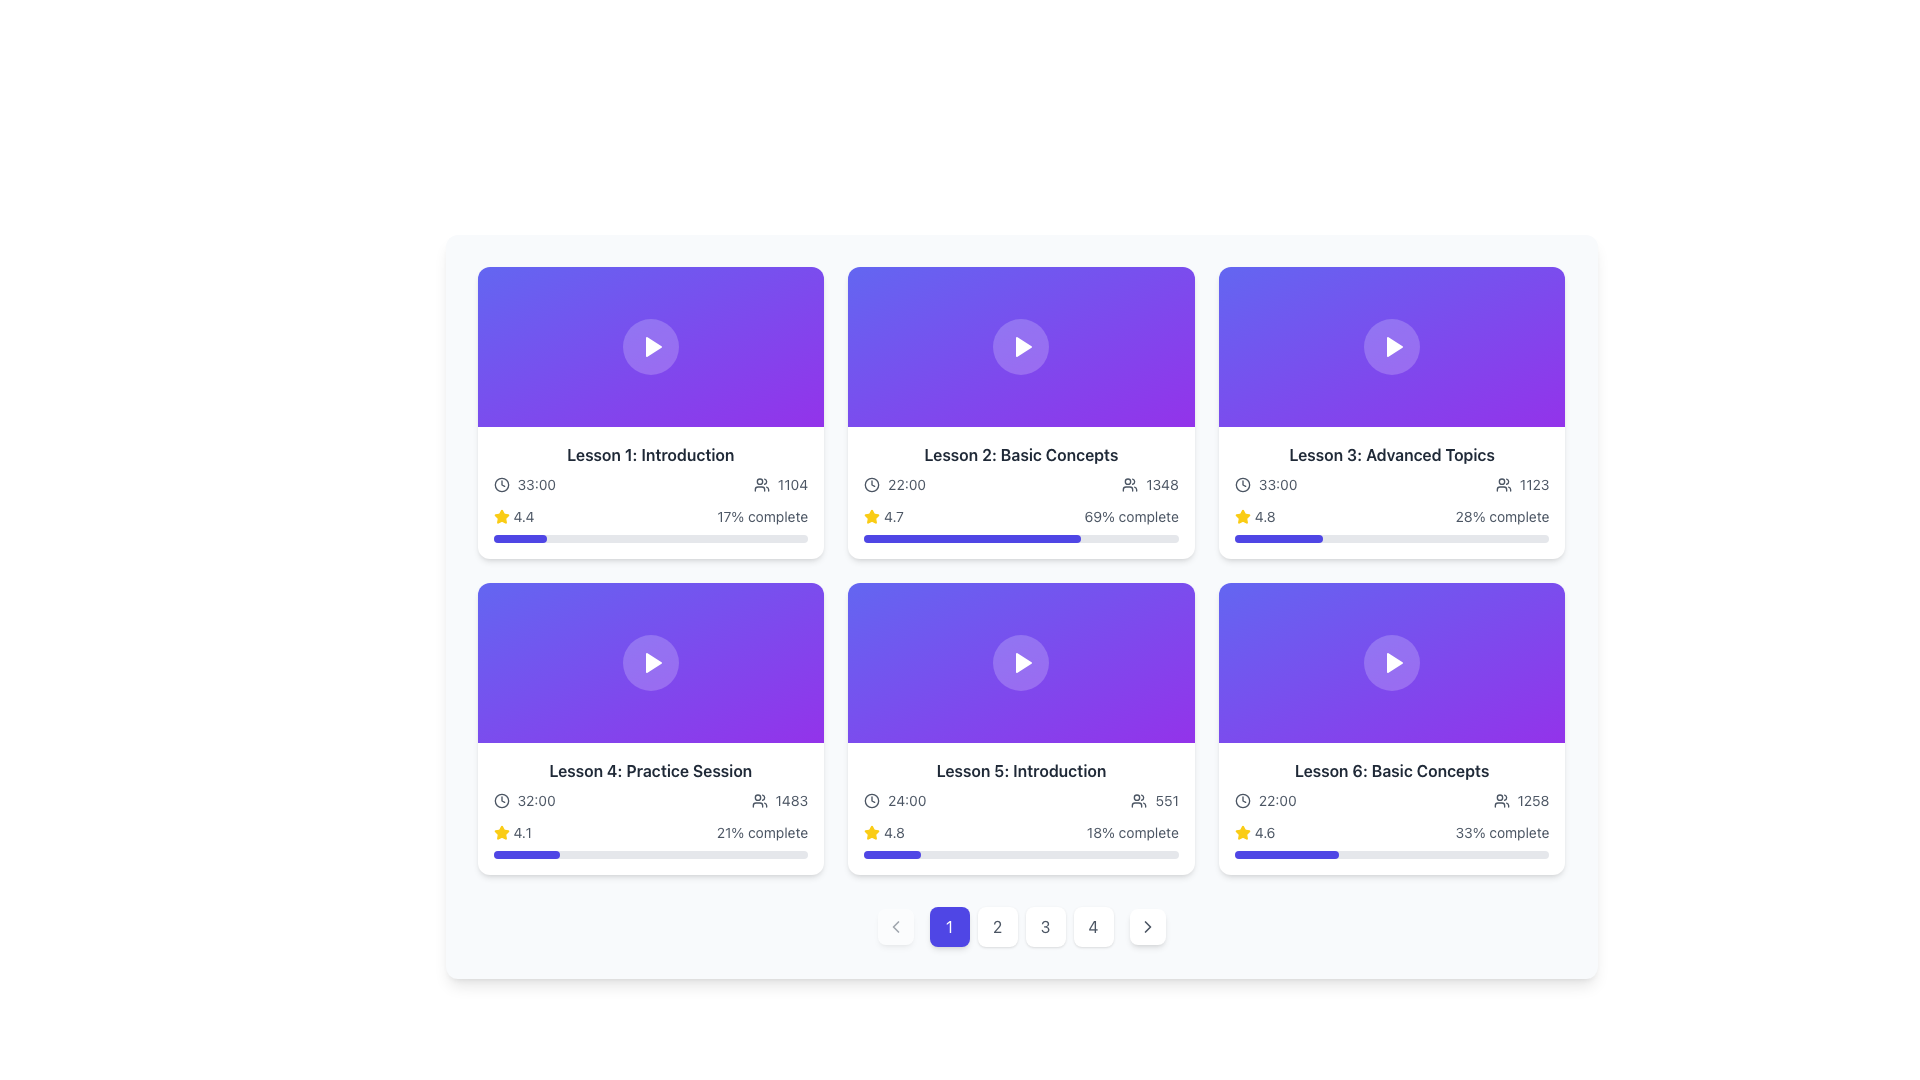 The image size is (1920, 1080). Describe the element at coordinates (1241, 485) in the screenshot. I see `the time icon representing the duration of the lesson, which is located to the left of the text '33:00' within the card for Lesson 3: Advanced Topics` at that location.